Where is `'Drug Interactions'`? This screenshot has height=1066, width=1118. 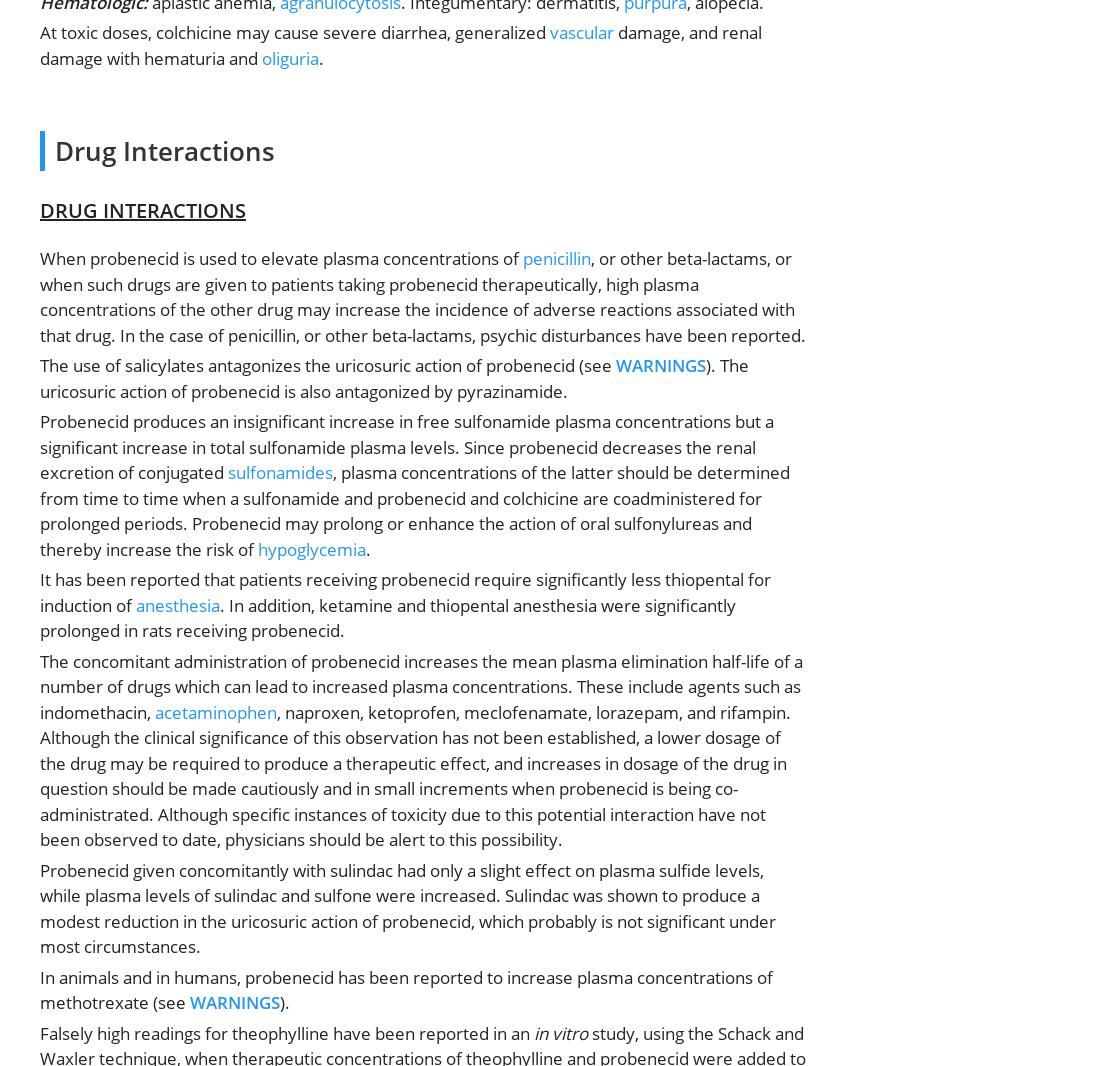
'Drug Interactions' is located at coordinates (165, 150).